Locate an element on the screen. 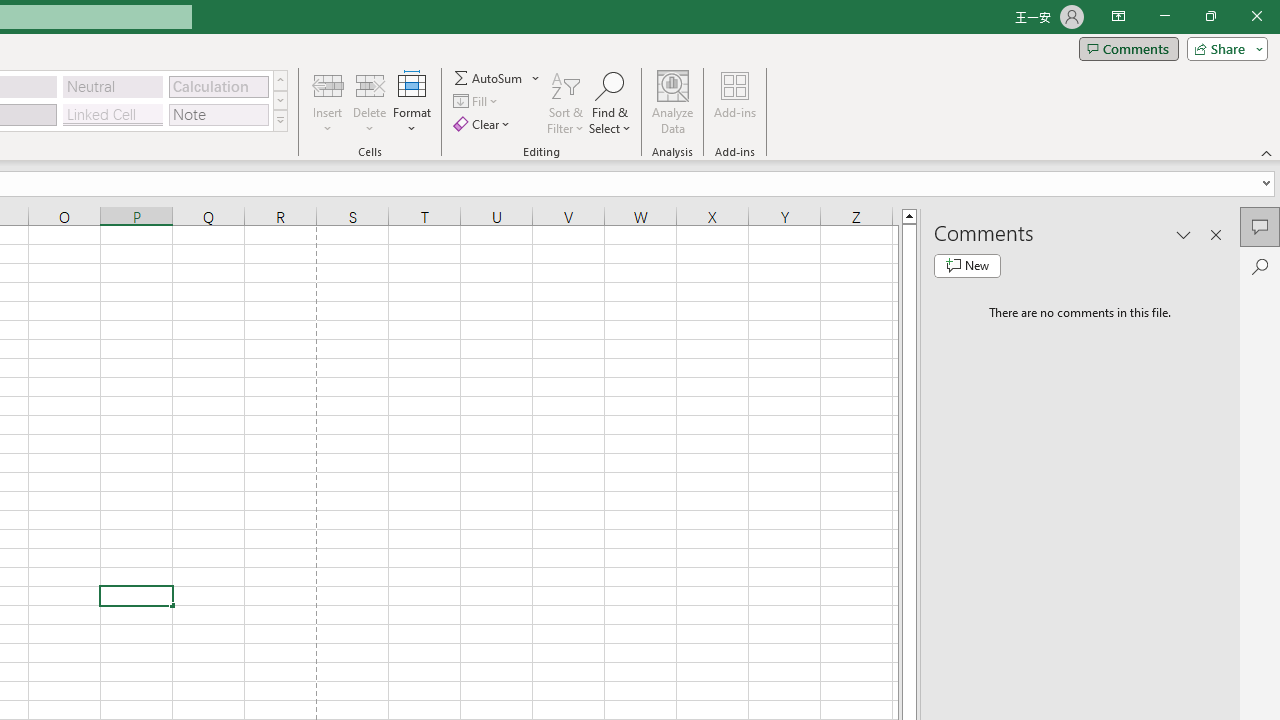 This screenshot has height=720, width=1280. 'Close pane' is located at coordinates (1215, 234).